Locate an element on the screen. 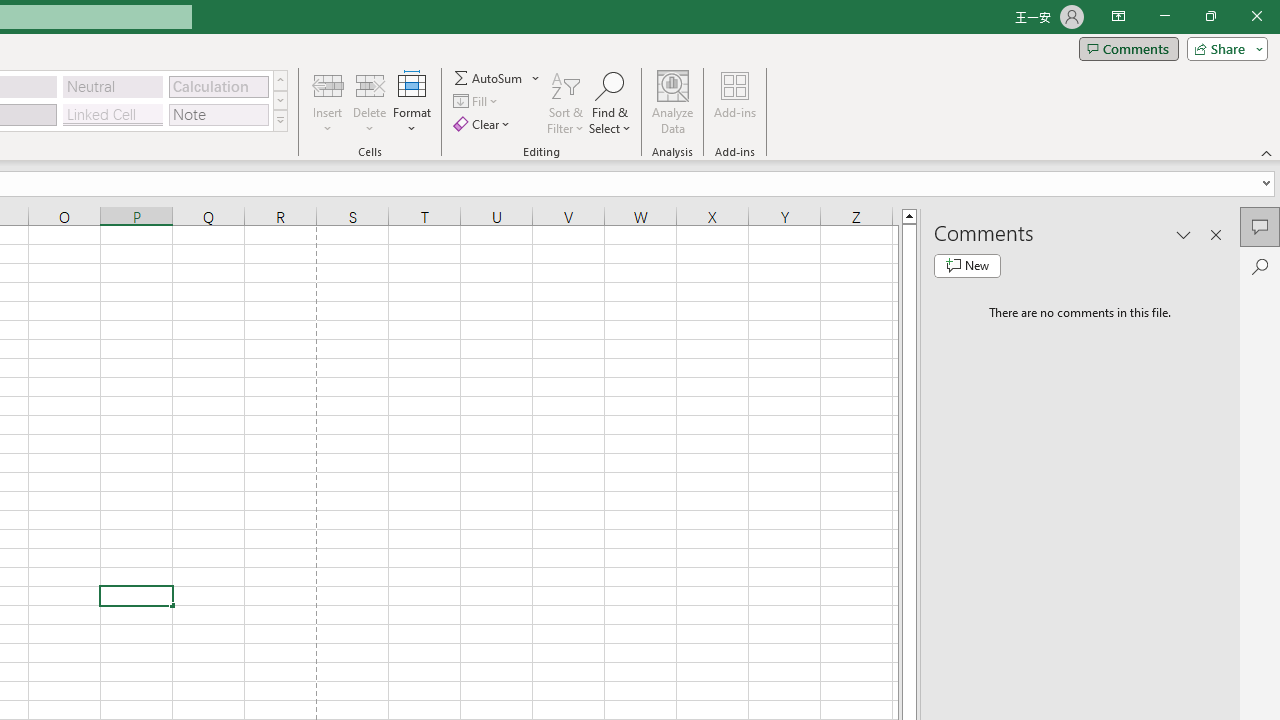 This screenshot has height=720, width=1280. 'Close pane' is located at coordinates (1215, 234).